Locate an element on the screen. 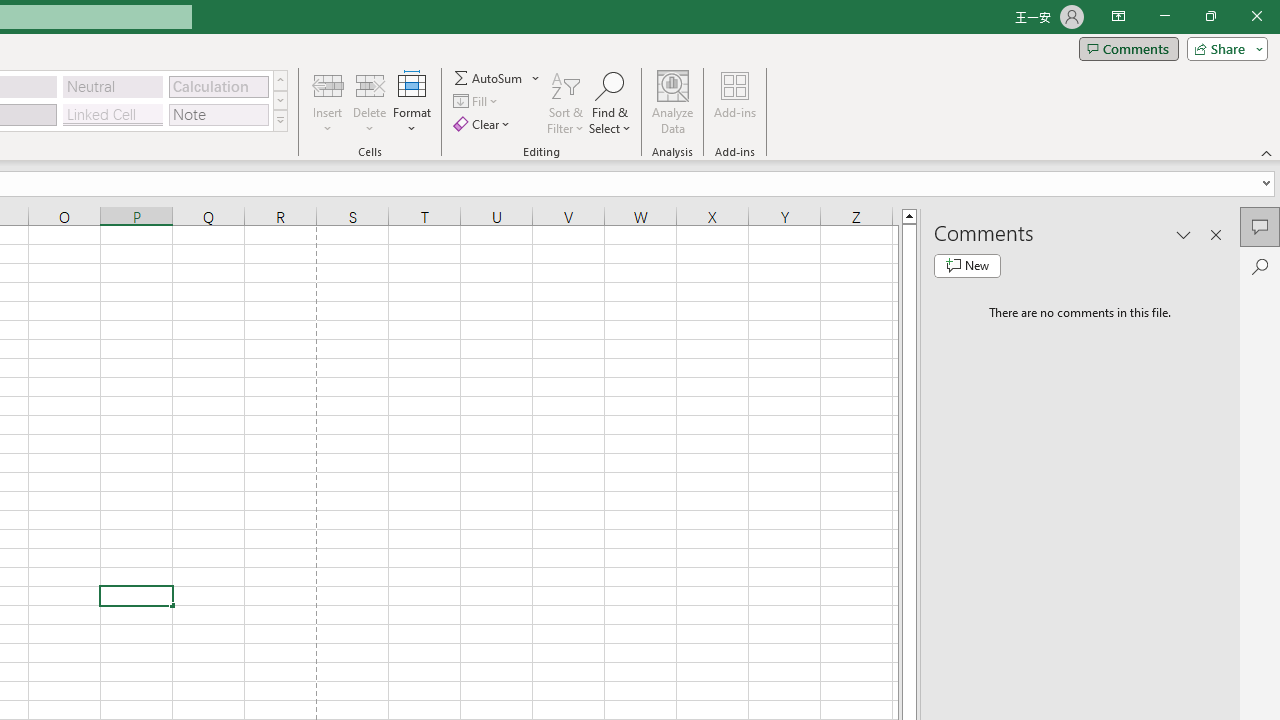 This screenshot has height=720, width=1280. 'Close pane' is located at coordinates (1215, 234).